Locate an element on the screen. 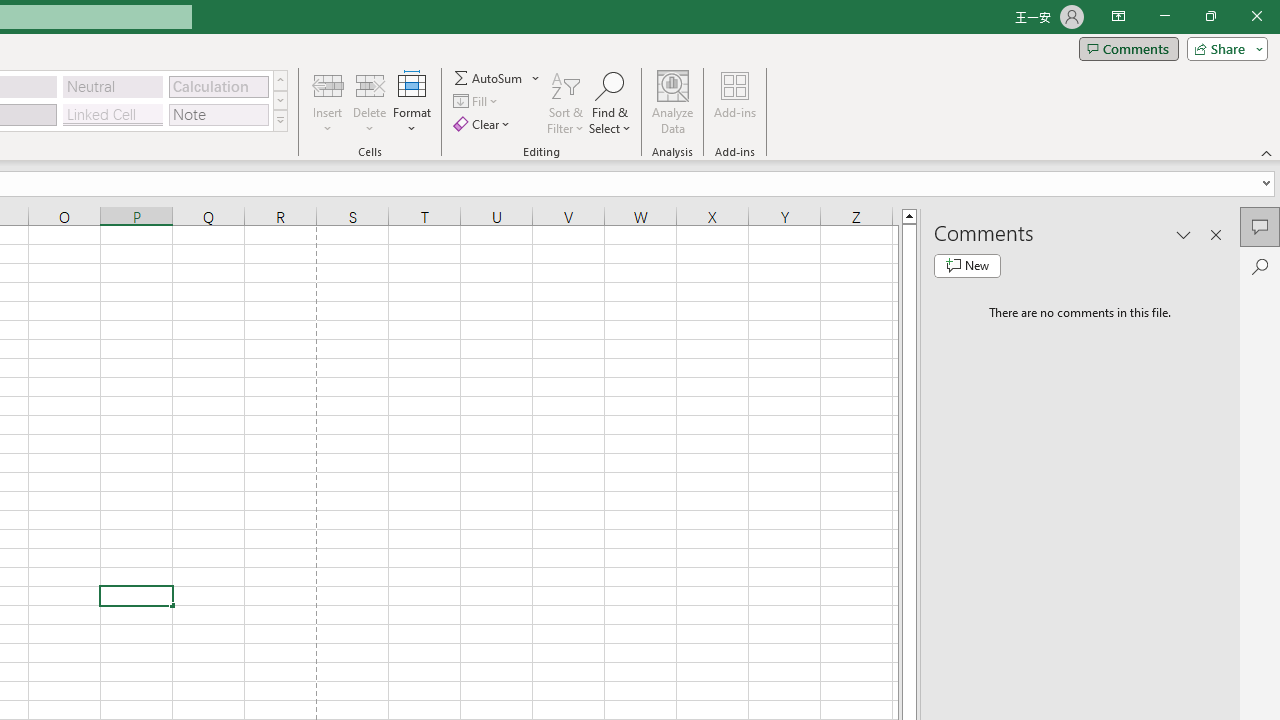 This screenshot has height=720, width=1280. 'Close pane' is located at coordinates (1215, 234).